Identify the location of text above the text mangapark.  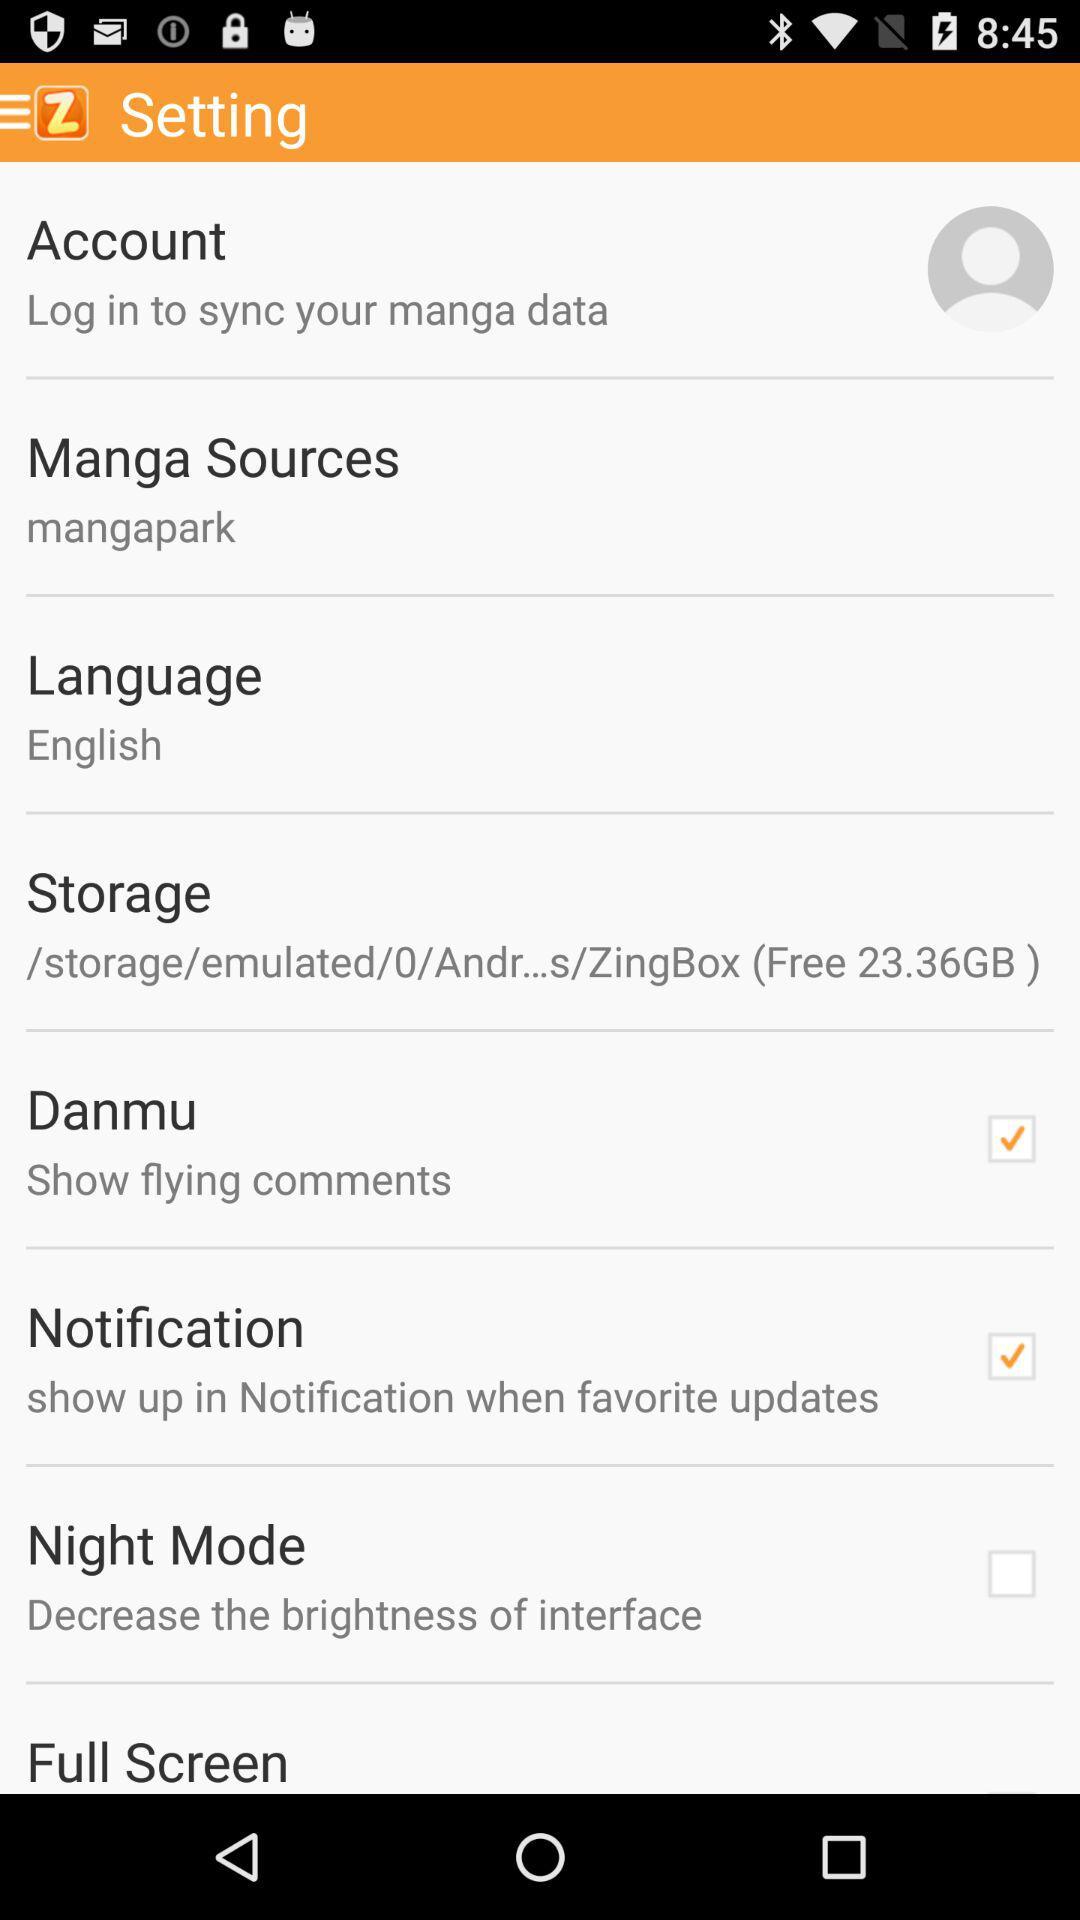
(540, 454).